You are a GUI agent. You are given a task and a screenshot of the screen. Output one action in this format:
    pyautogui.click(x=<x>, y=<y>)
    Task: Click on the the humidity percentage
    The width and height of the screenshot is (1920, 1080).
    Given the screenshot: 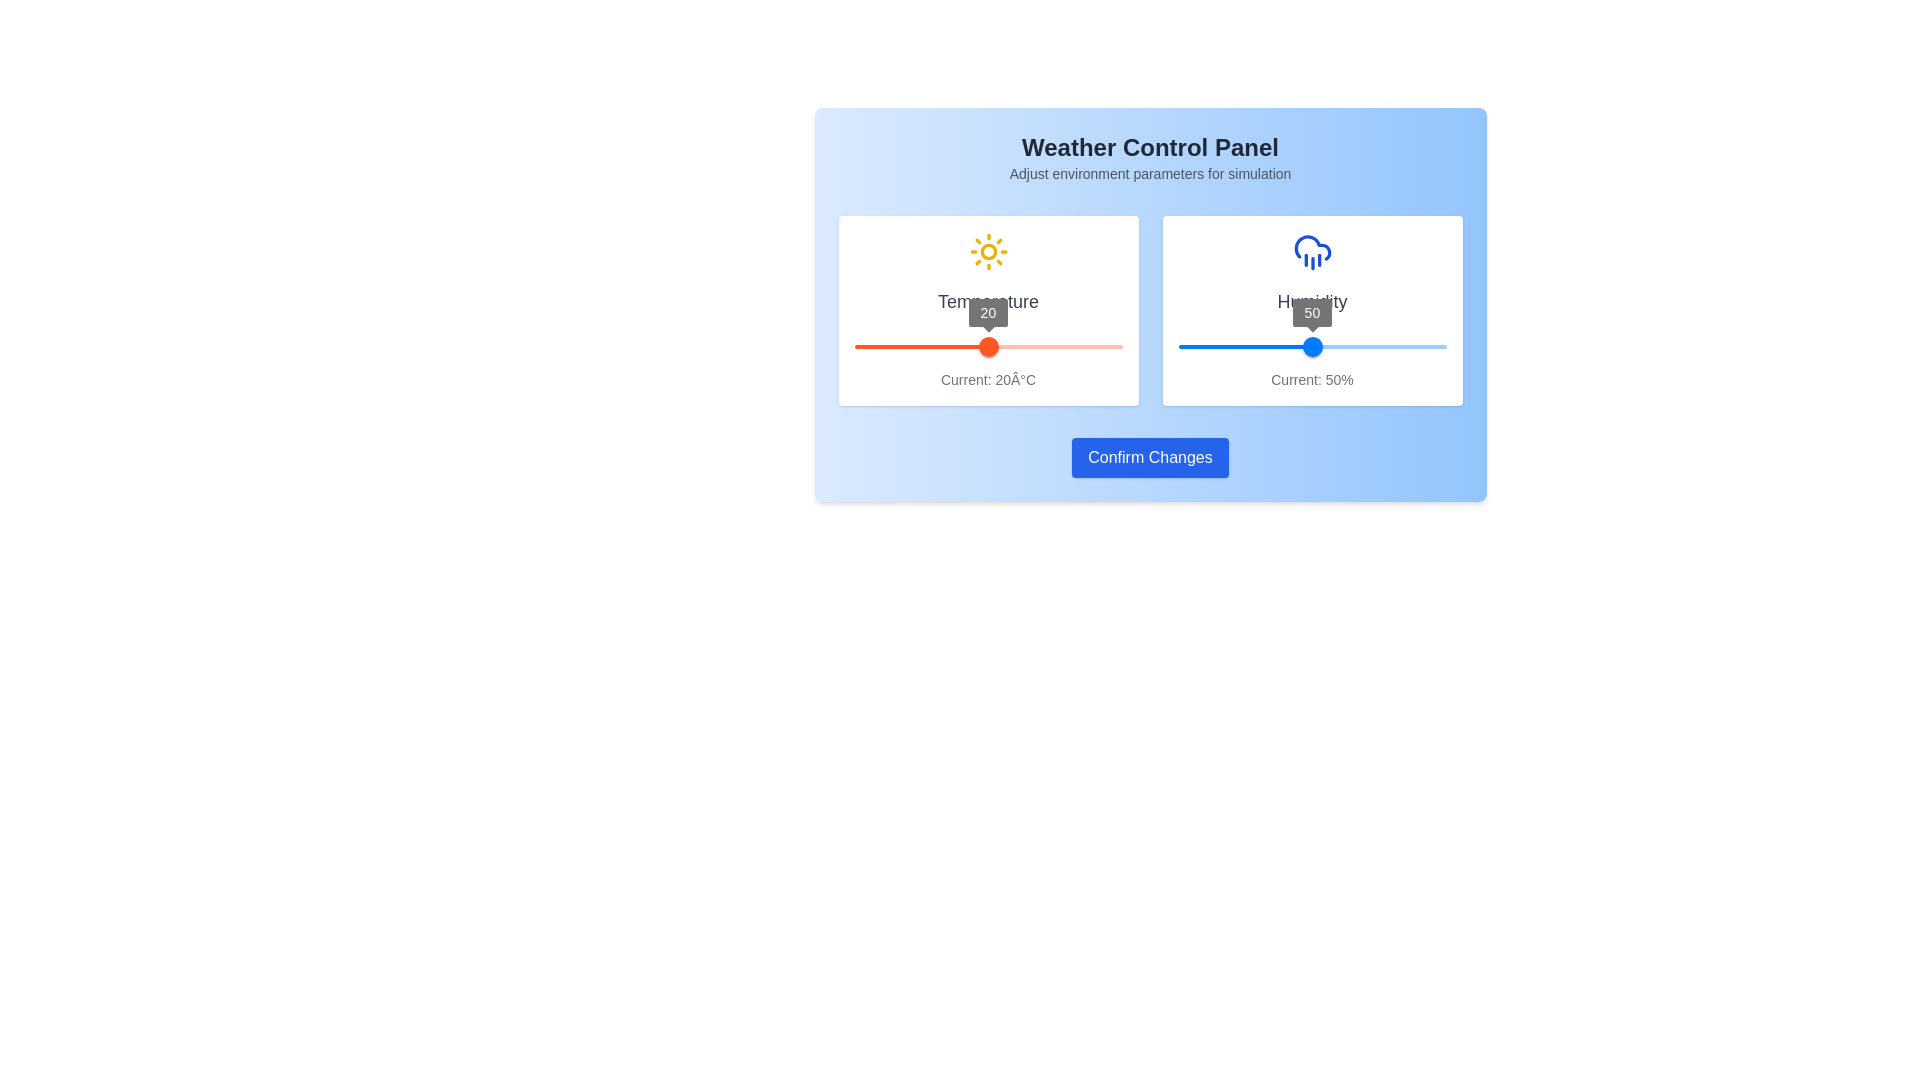 What is the action you would take?
    pyautogui.click(x=1410, y=346)
    